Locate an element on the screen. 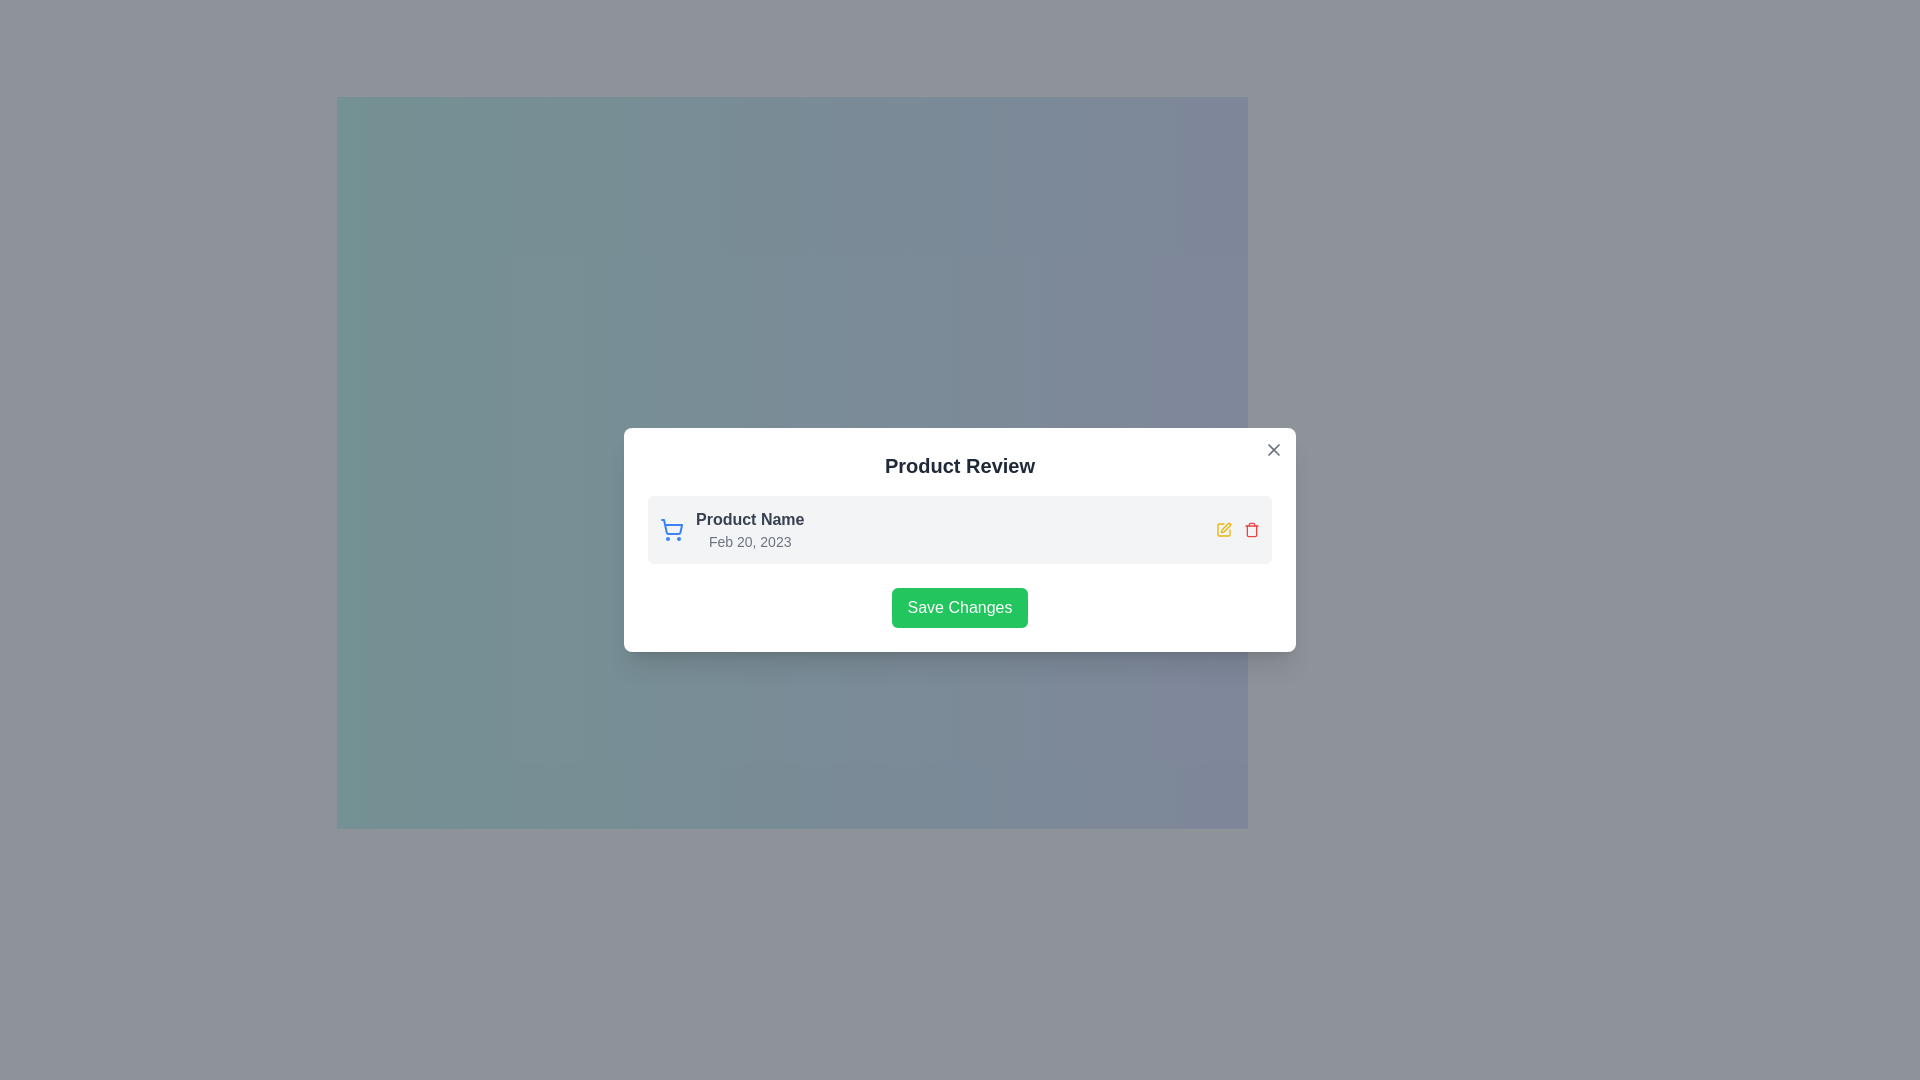 This screenshot has height=1080, width=1920. the save button located at the bottom of the modal dialog box to observe the hover effects is located at coordinates (960, 607).